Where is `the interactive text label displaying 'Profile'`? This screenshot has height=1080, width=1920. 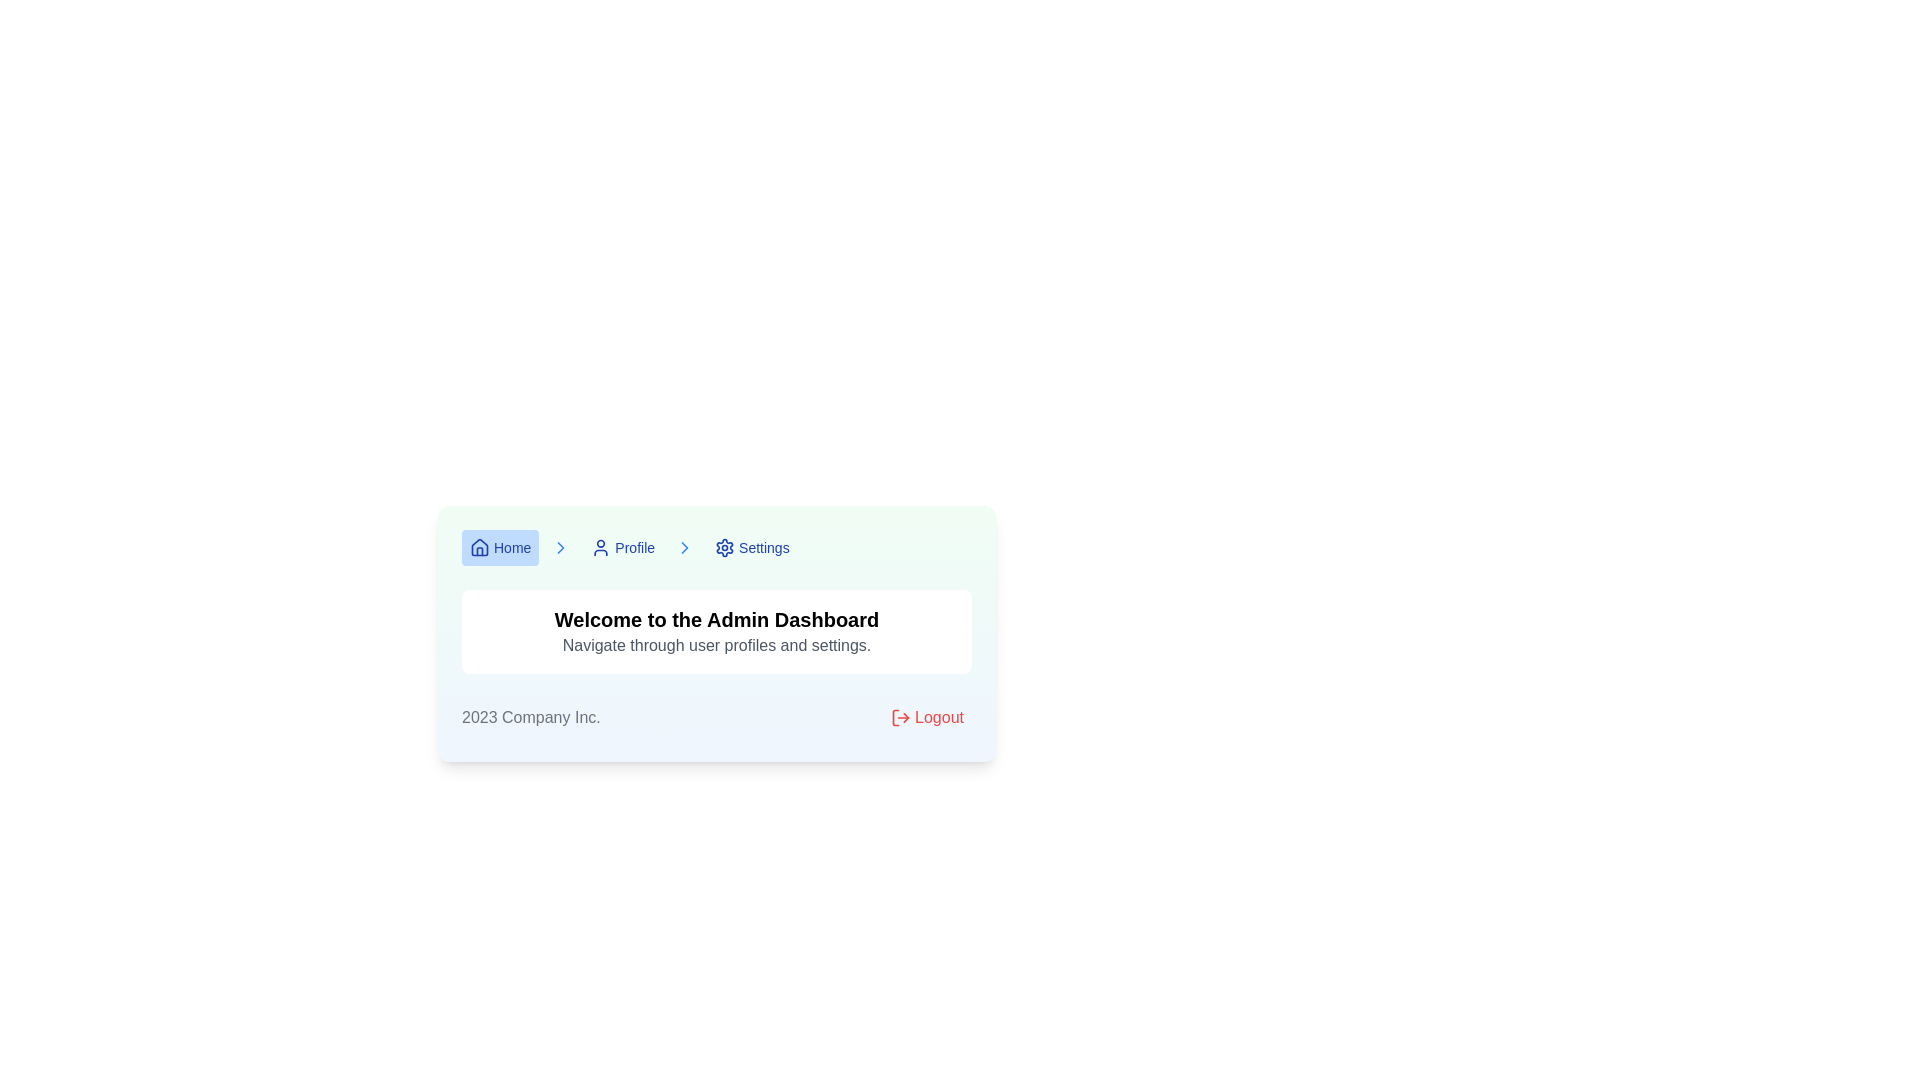
the interactive text label displaying 'Profile' is located at coordinates (633, 547).